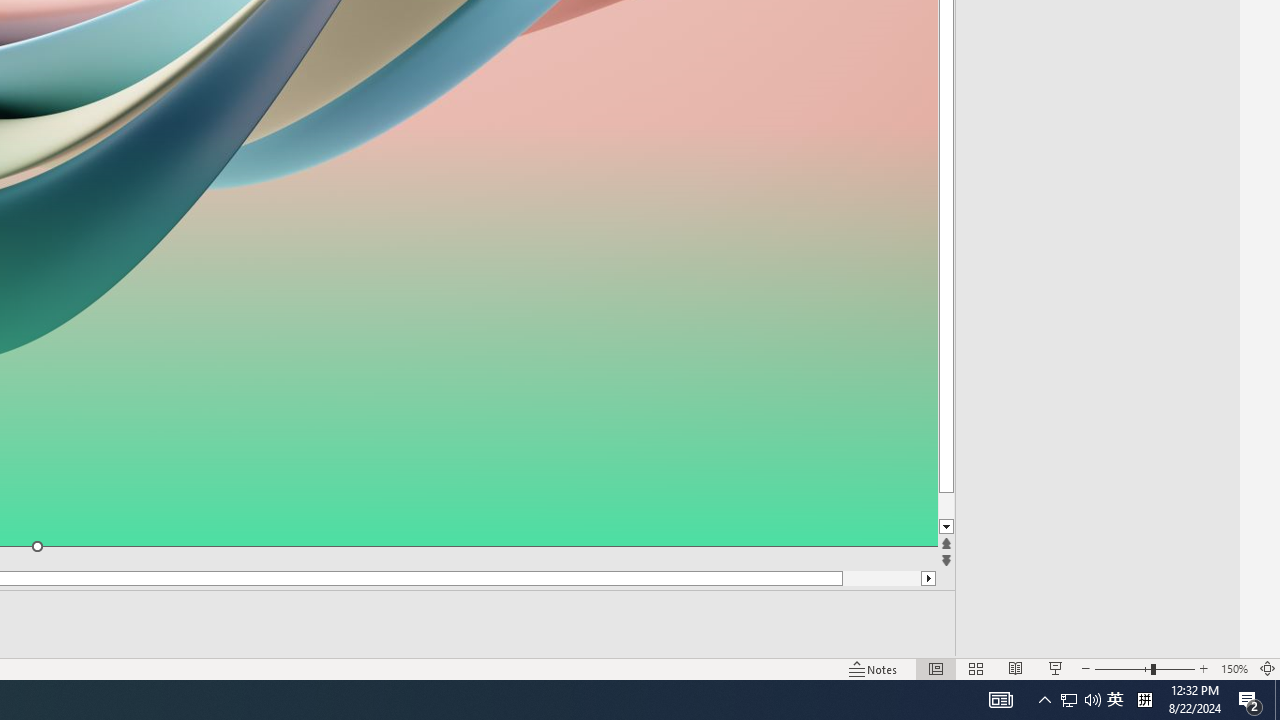 The height and width of the screenshot is (720, 1280). Describe the element at coordinates (983, 526) in the screenshot. I see `'Line down'` at that location.